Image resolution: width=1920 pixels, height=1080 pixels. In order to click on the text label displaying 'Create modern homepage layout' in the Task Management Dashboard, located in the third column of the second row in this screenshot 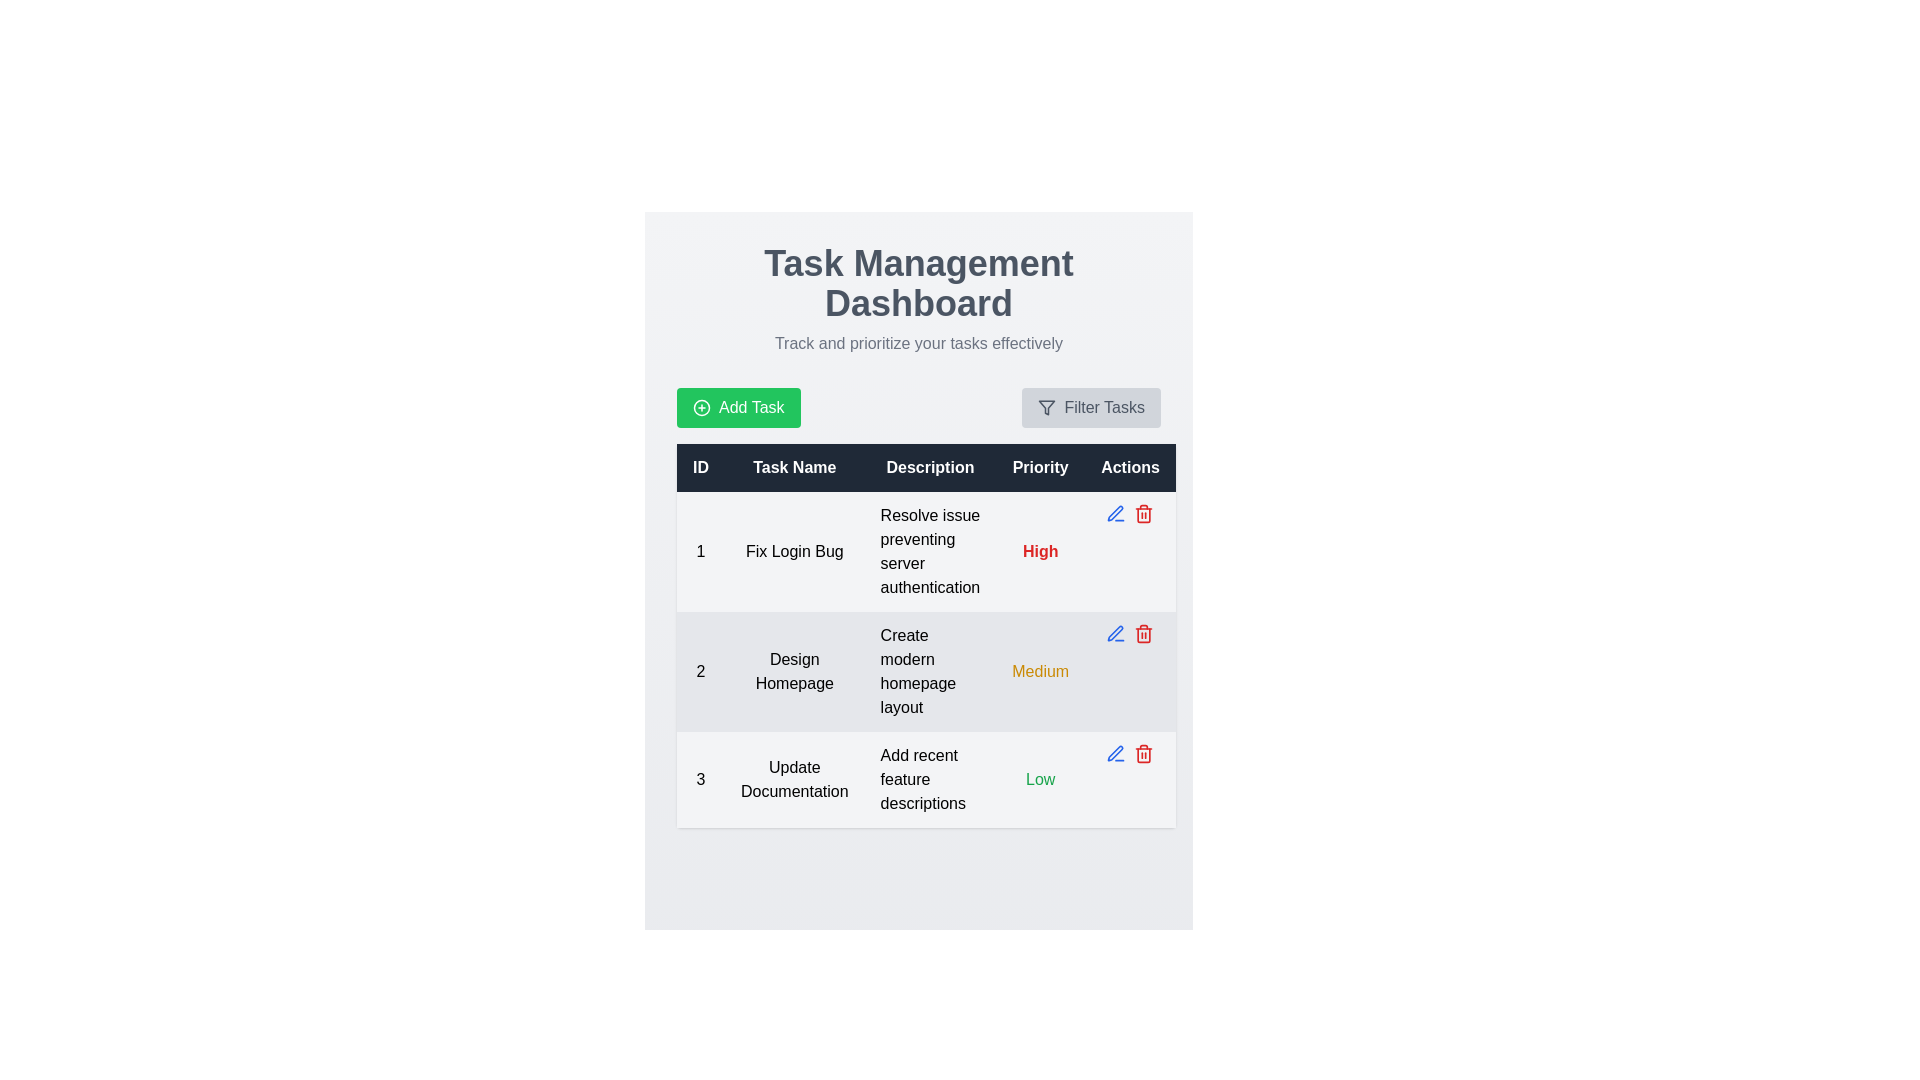, I will do `click(929, 671)`.